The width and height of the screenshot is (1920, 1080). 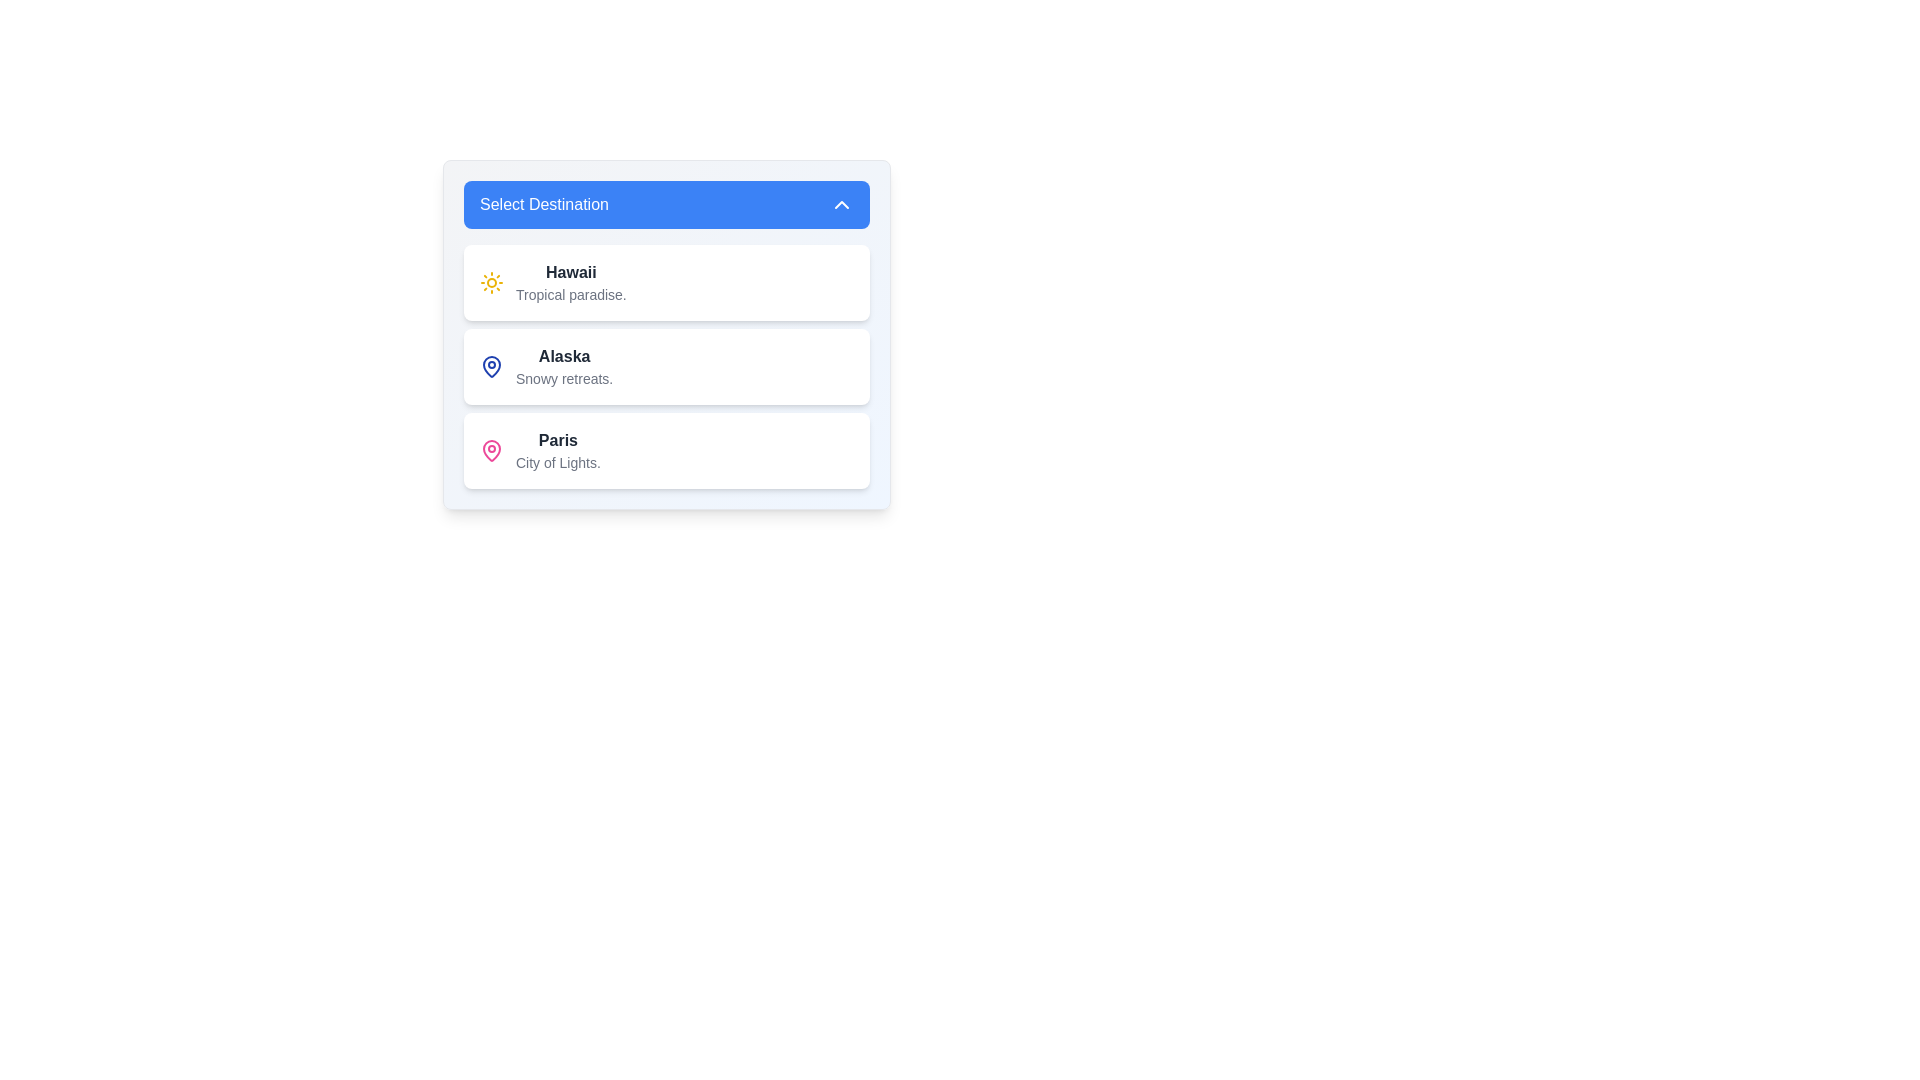 What do you see at coordinates (563, 378) in the screenshot?
I see `the descriptive subtext text label for the 'Alaska' option in the dropdown menu, which is positioned under the 'Alaska' text` at bounding box center [563, 378].